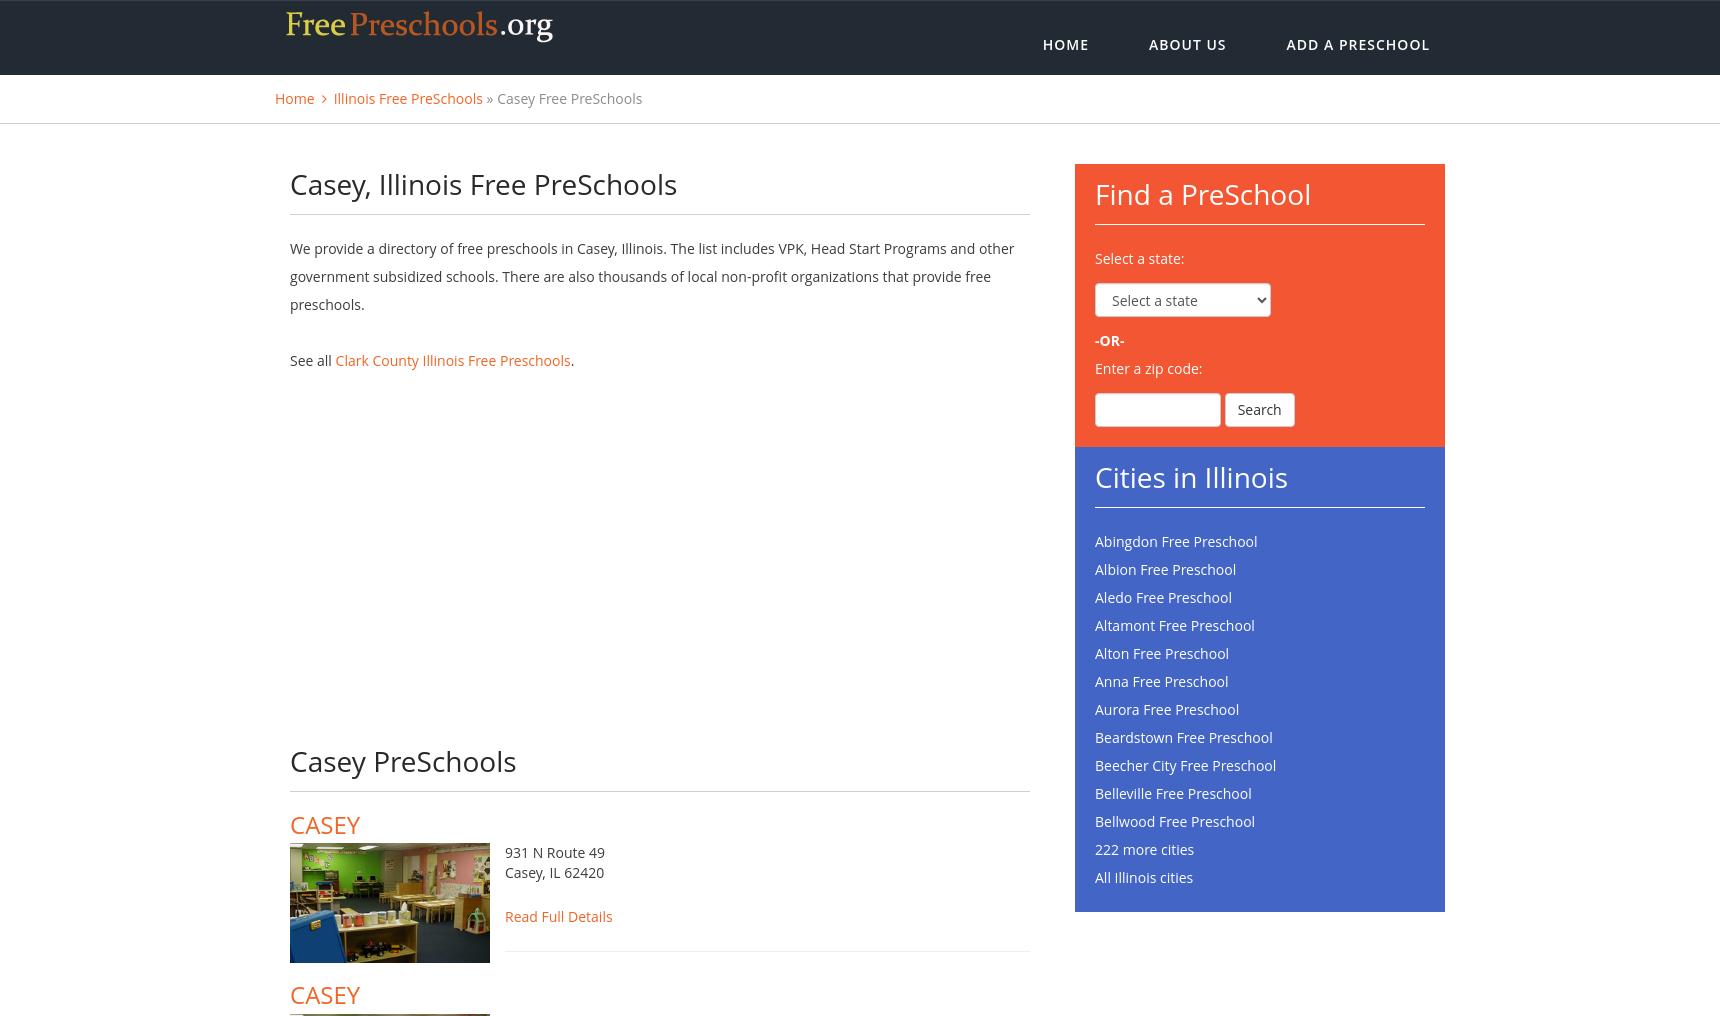  Describe the element at coordinates (558, 937) in the screenshot. I see `'Read Full Details'` at that location.